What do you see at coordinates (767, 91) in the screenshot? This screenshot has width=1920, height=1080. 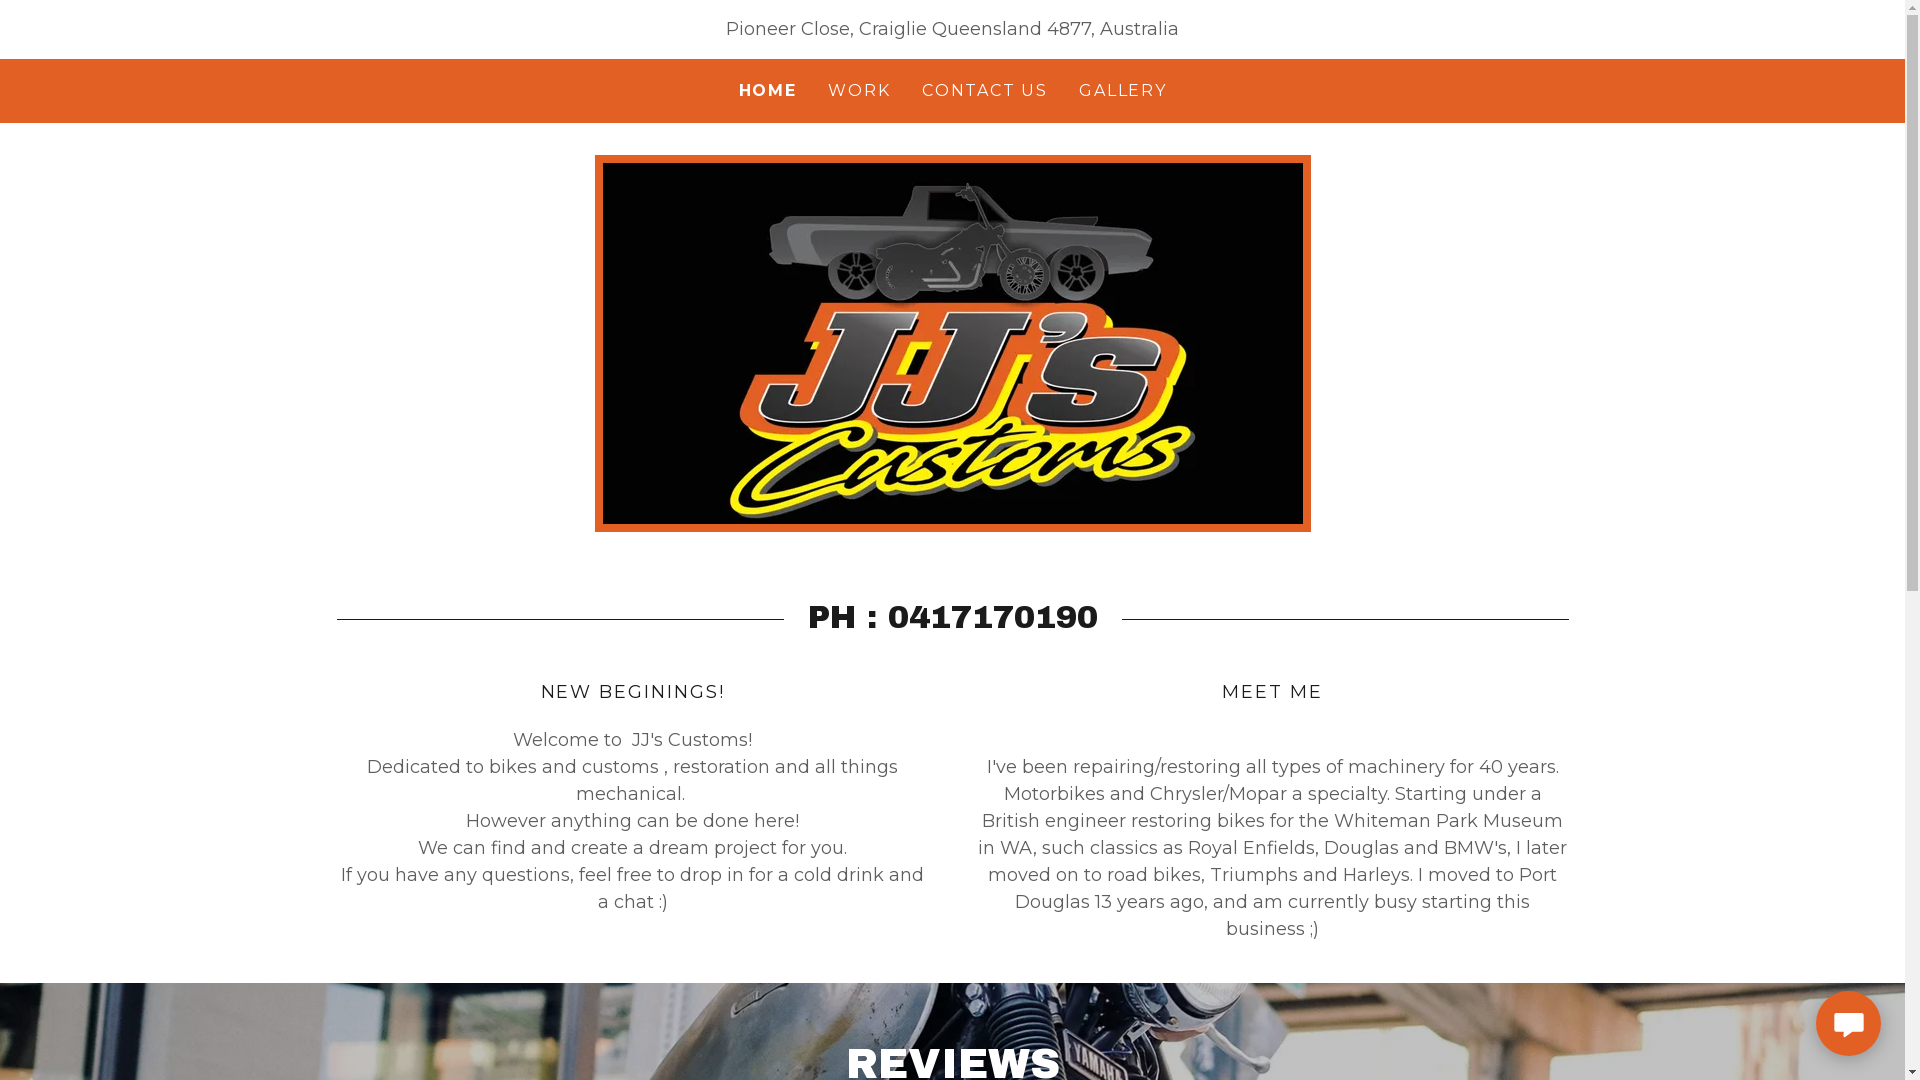 I see `'HOME'` at bounding box center [767, 91].